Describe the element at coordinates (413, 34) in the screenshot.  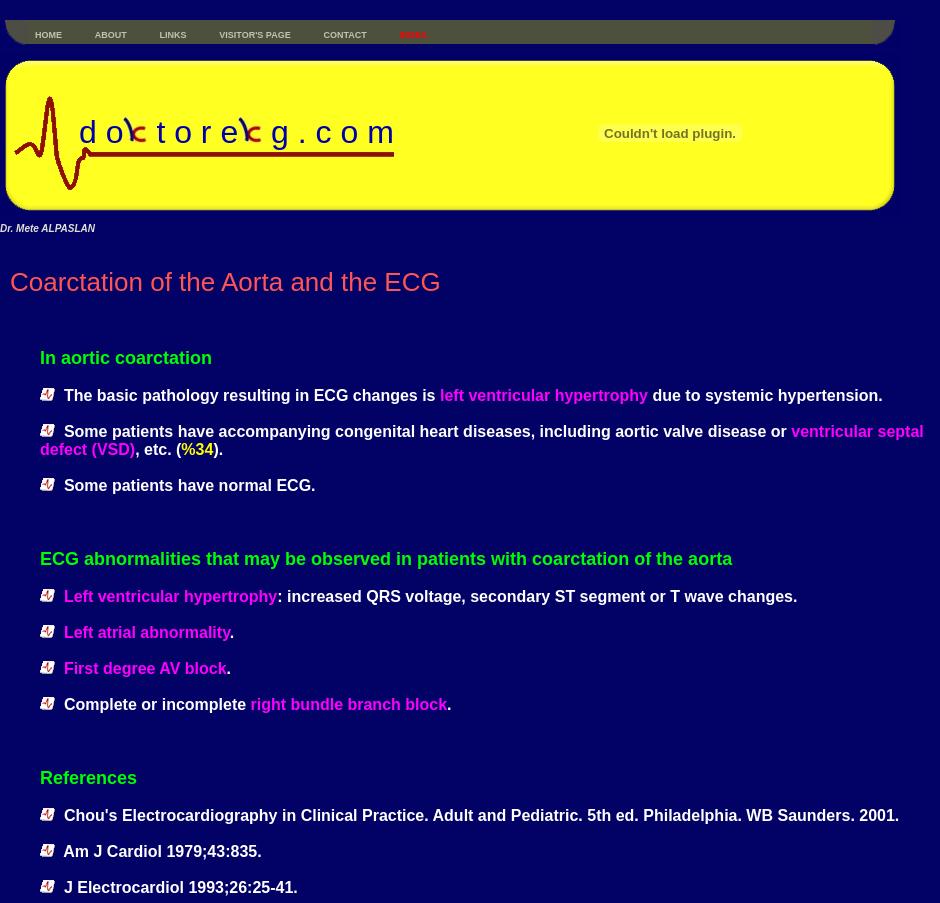
I see `'INDEX'` at that location.